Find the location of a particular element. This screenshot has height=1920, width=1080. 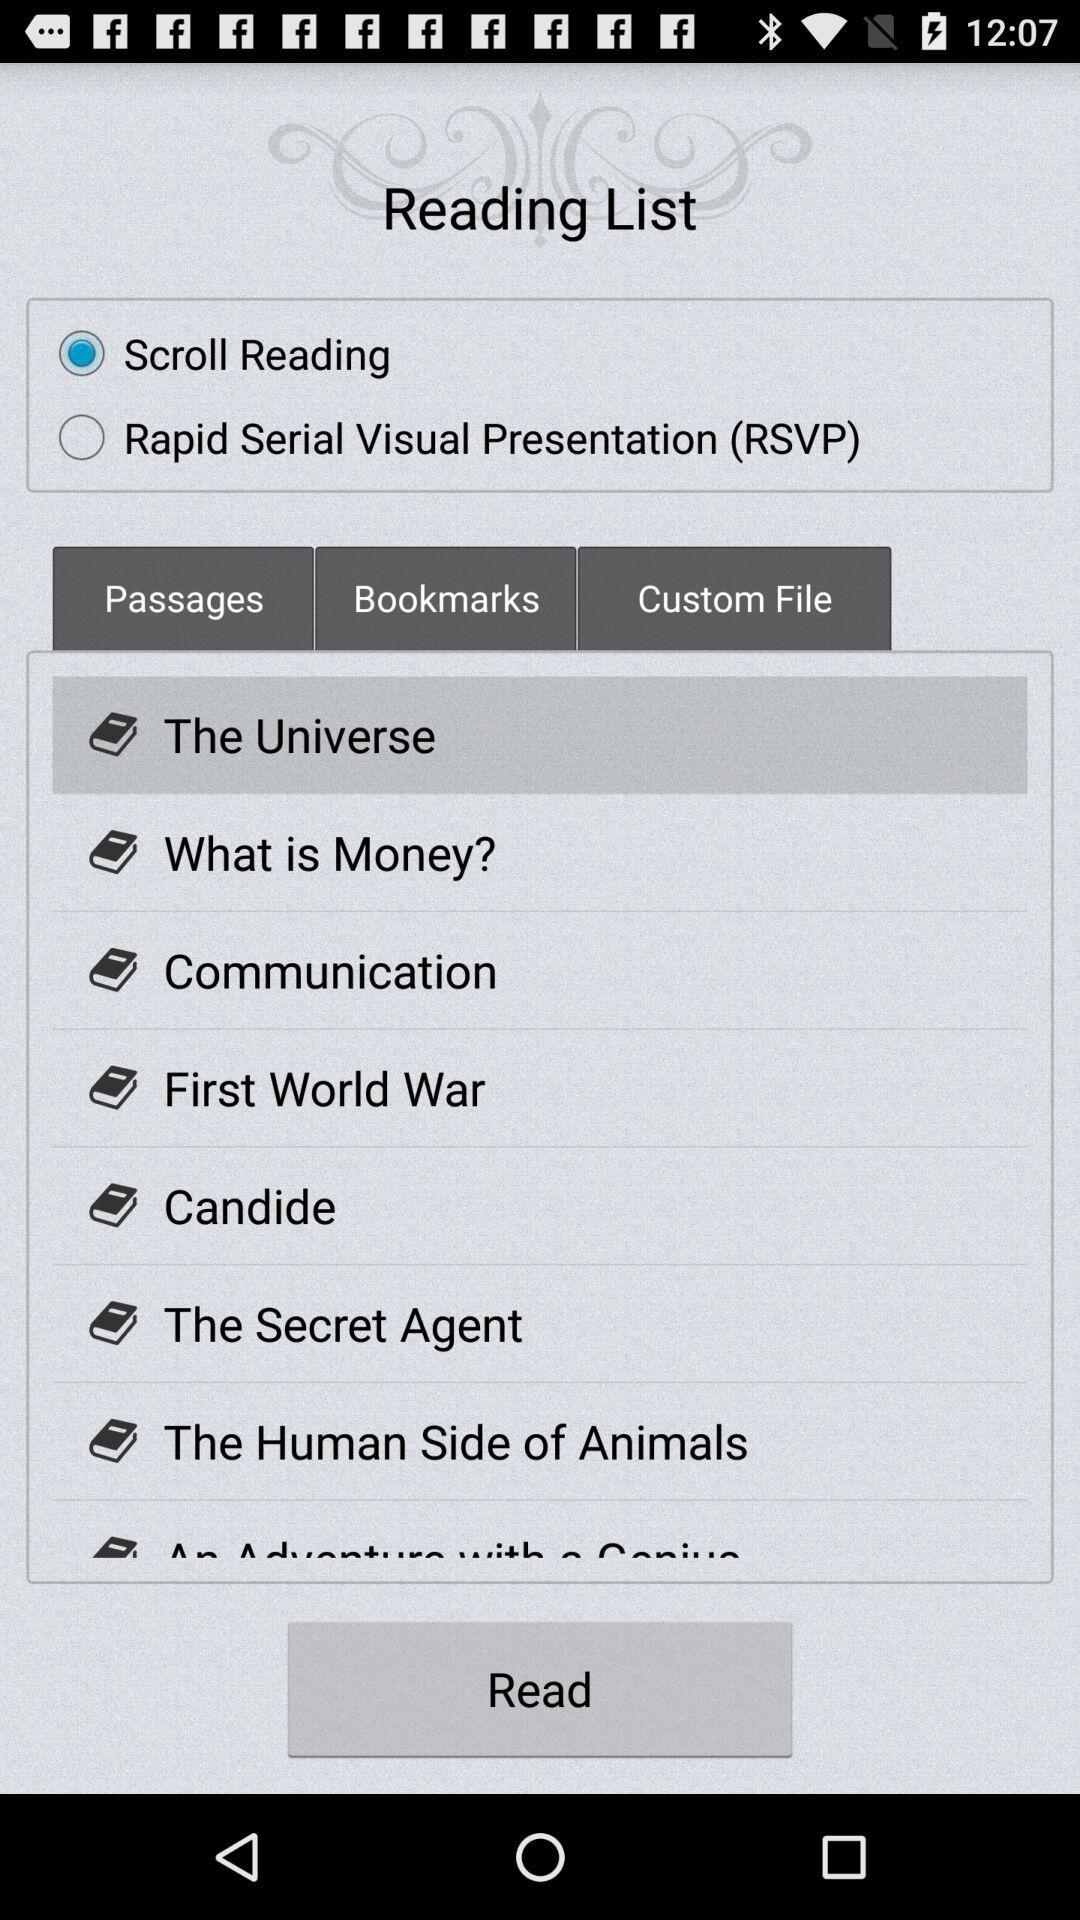

the scroll reading icon is located at coordinates (215, 353).